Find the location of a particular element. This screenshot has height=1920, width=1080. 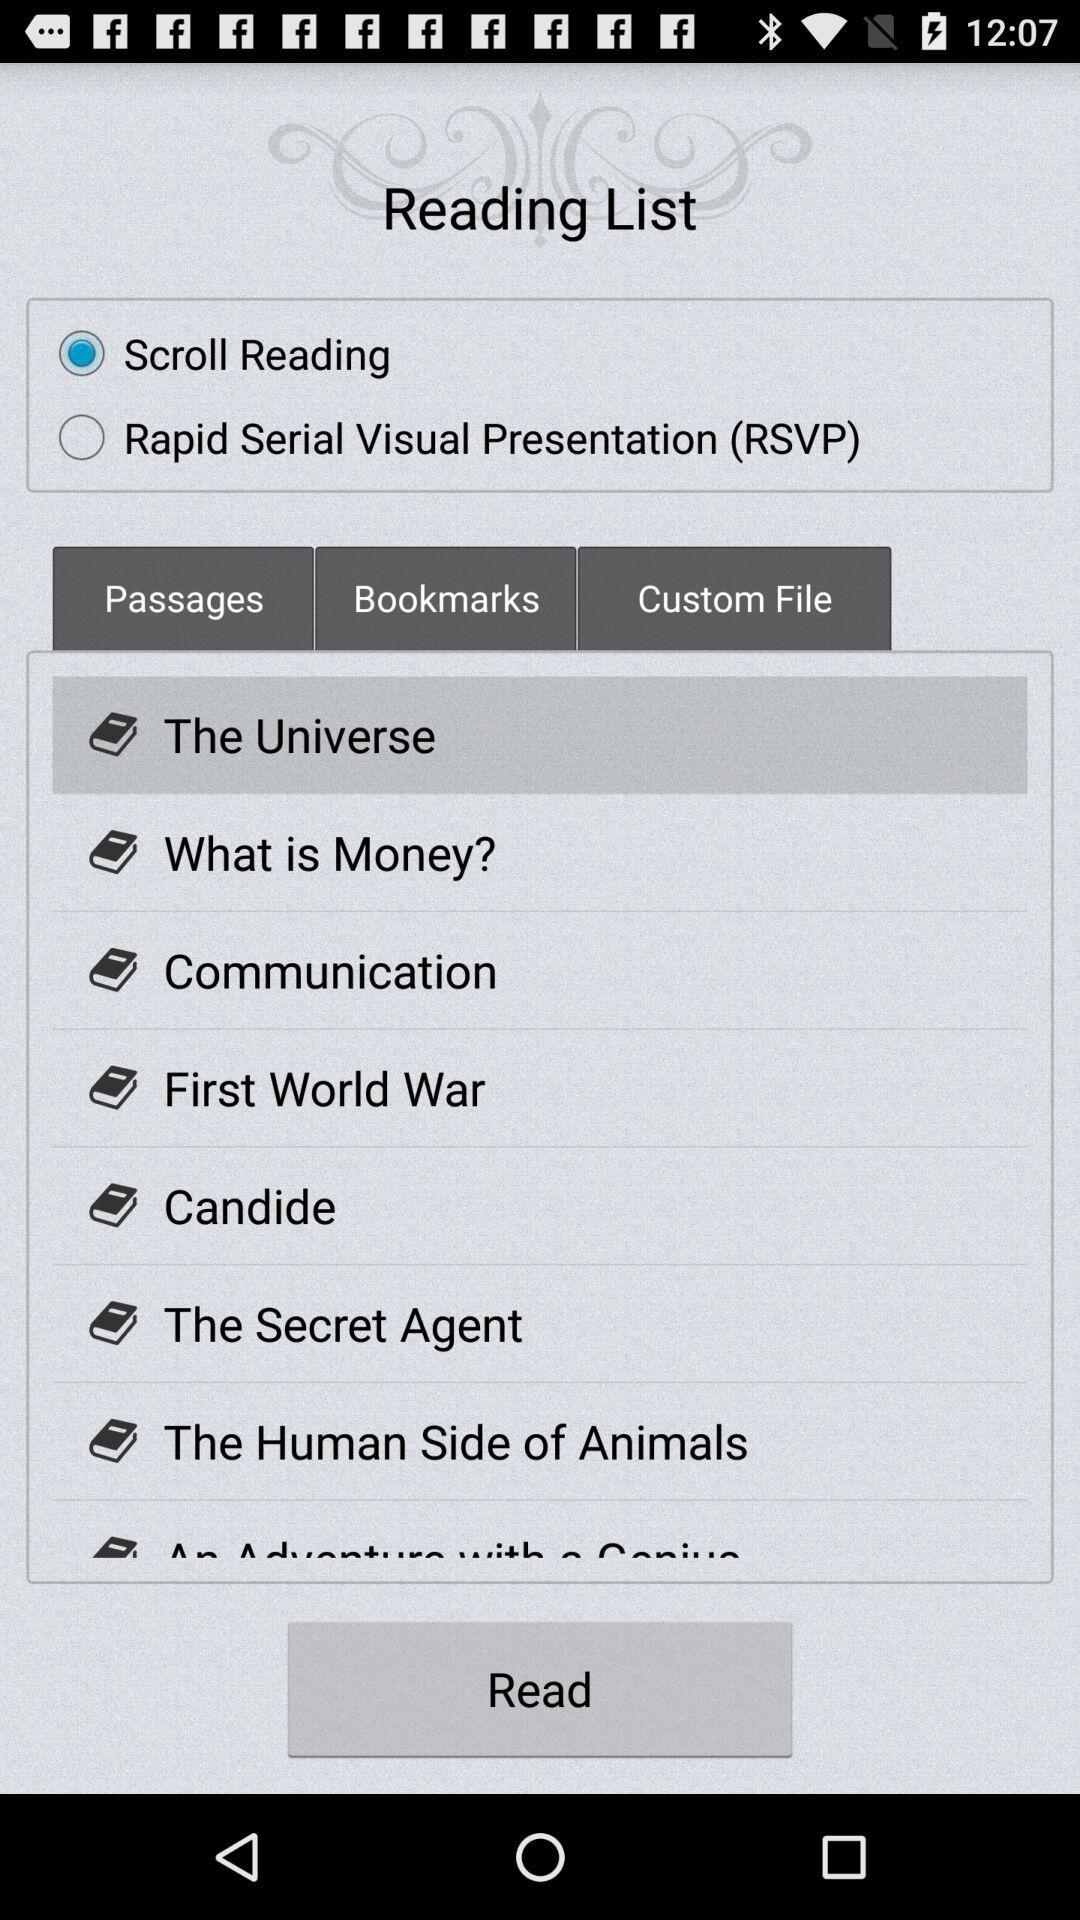

the scroll reading icon is located at coordinates (215, 353).